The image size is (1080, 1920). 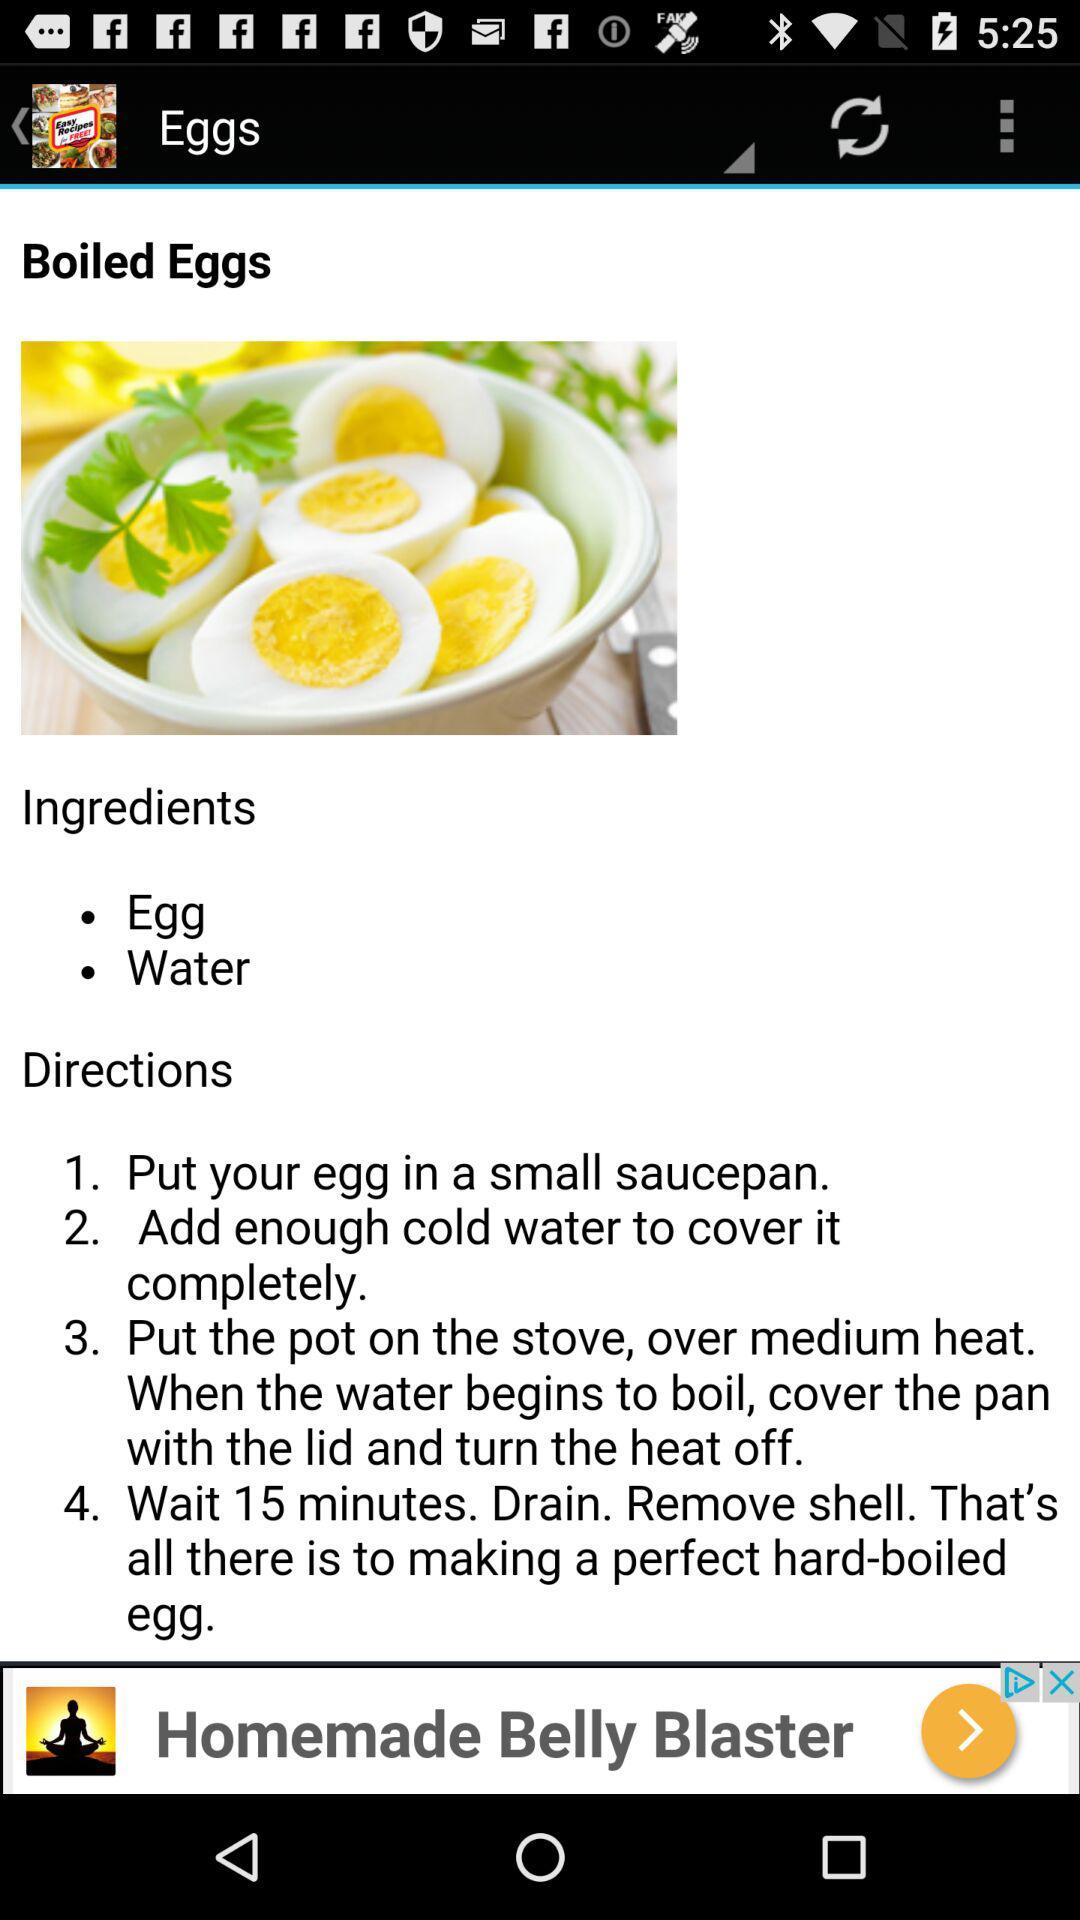 I want to click on advertiser banner, so click(x=540, y=1727).